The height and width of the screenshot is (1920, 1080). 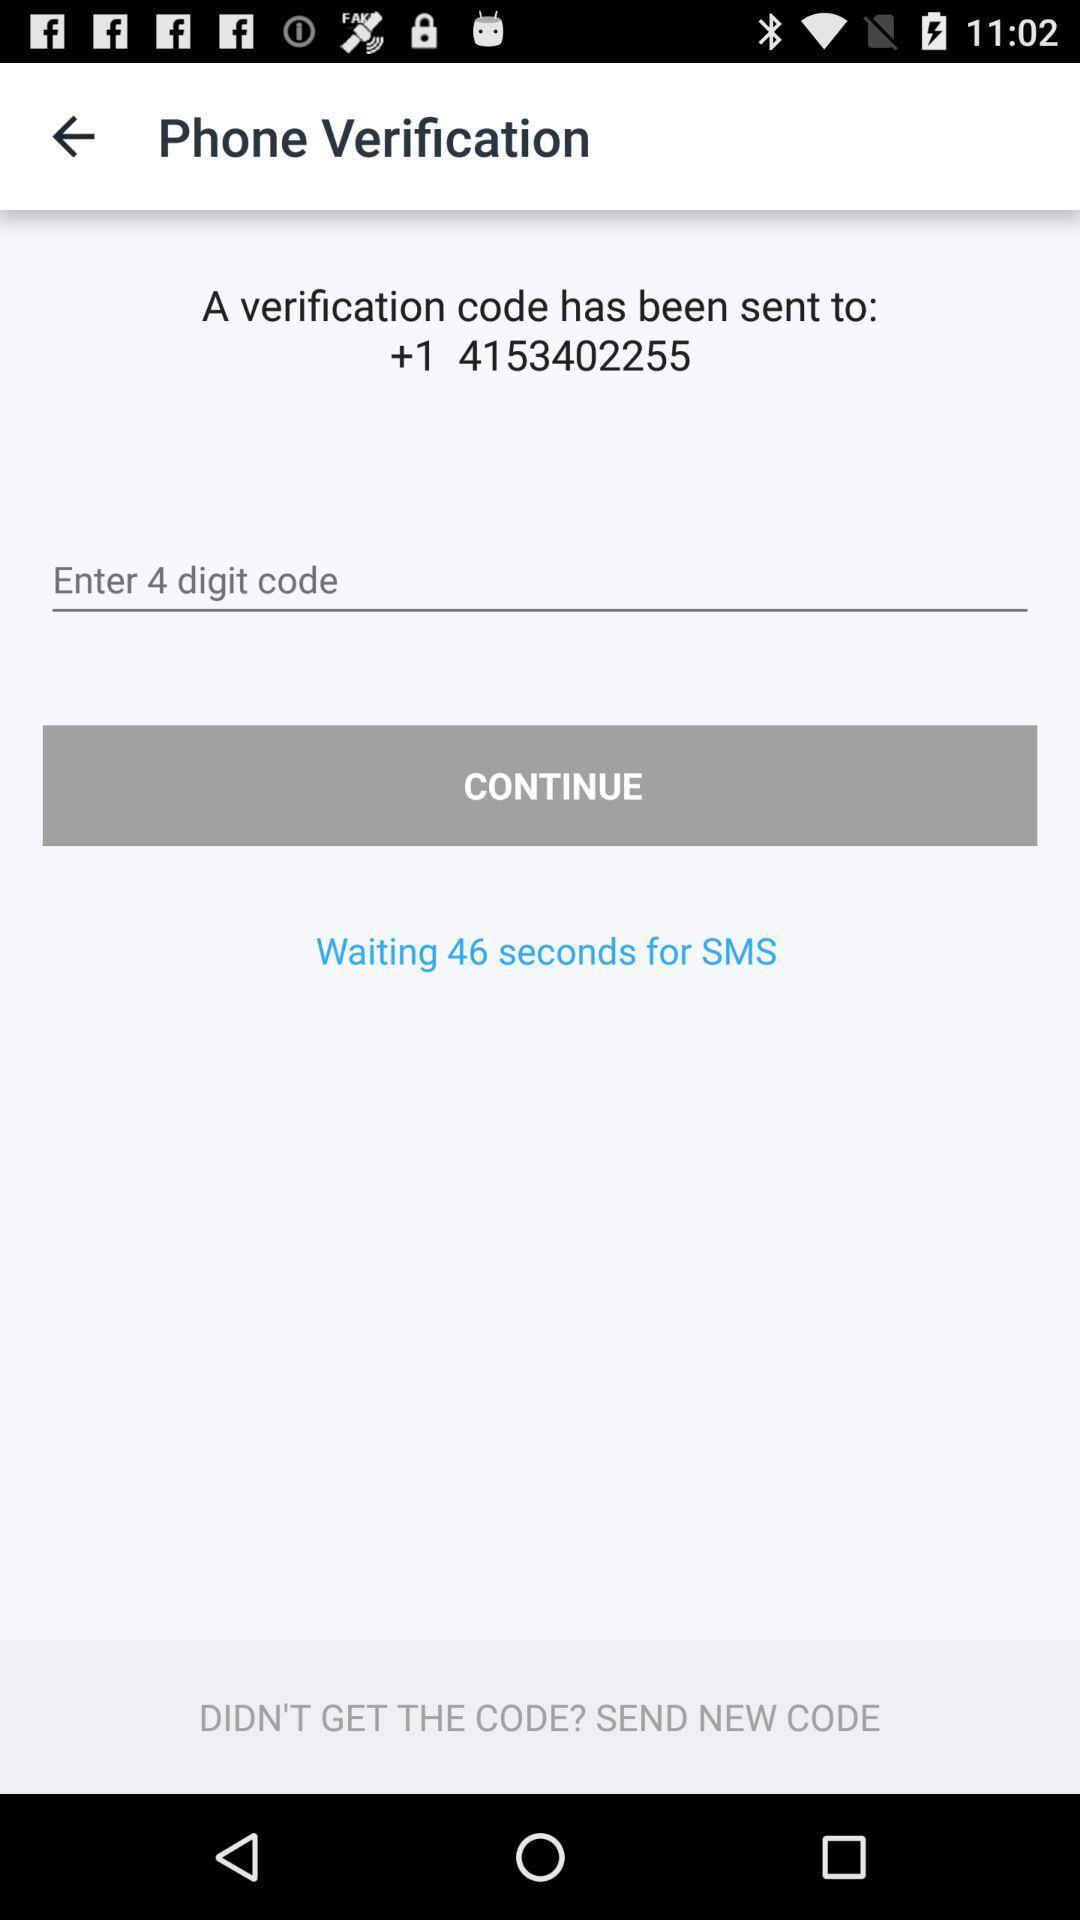 I want to click on the app to the left of the phone verification icon, so click(x=72, y=135).